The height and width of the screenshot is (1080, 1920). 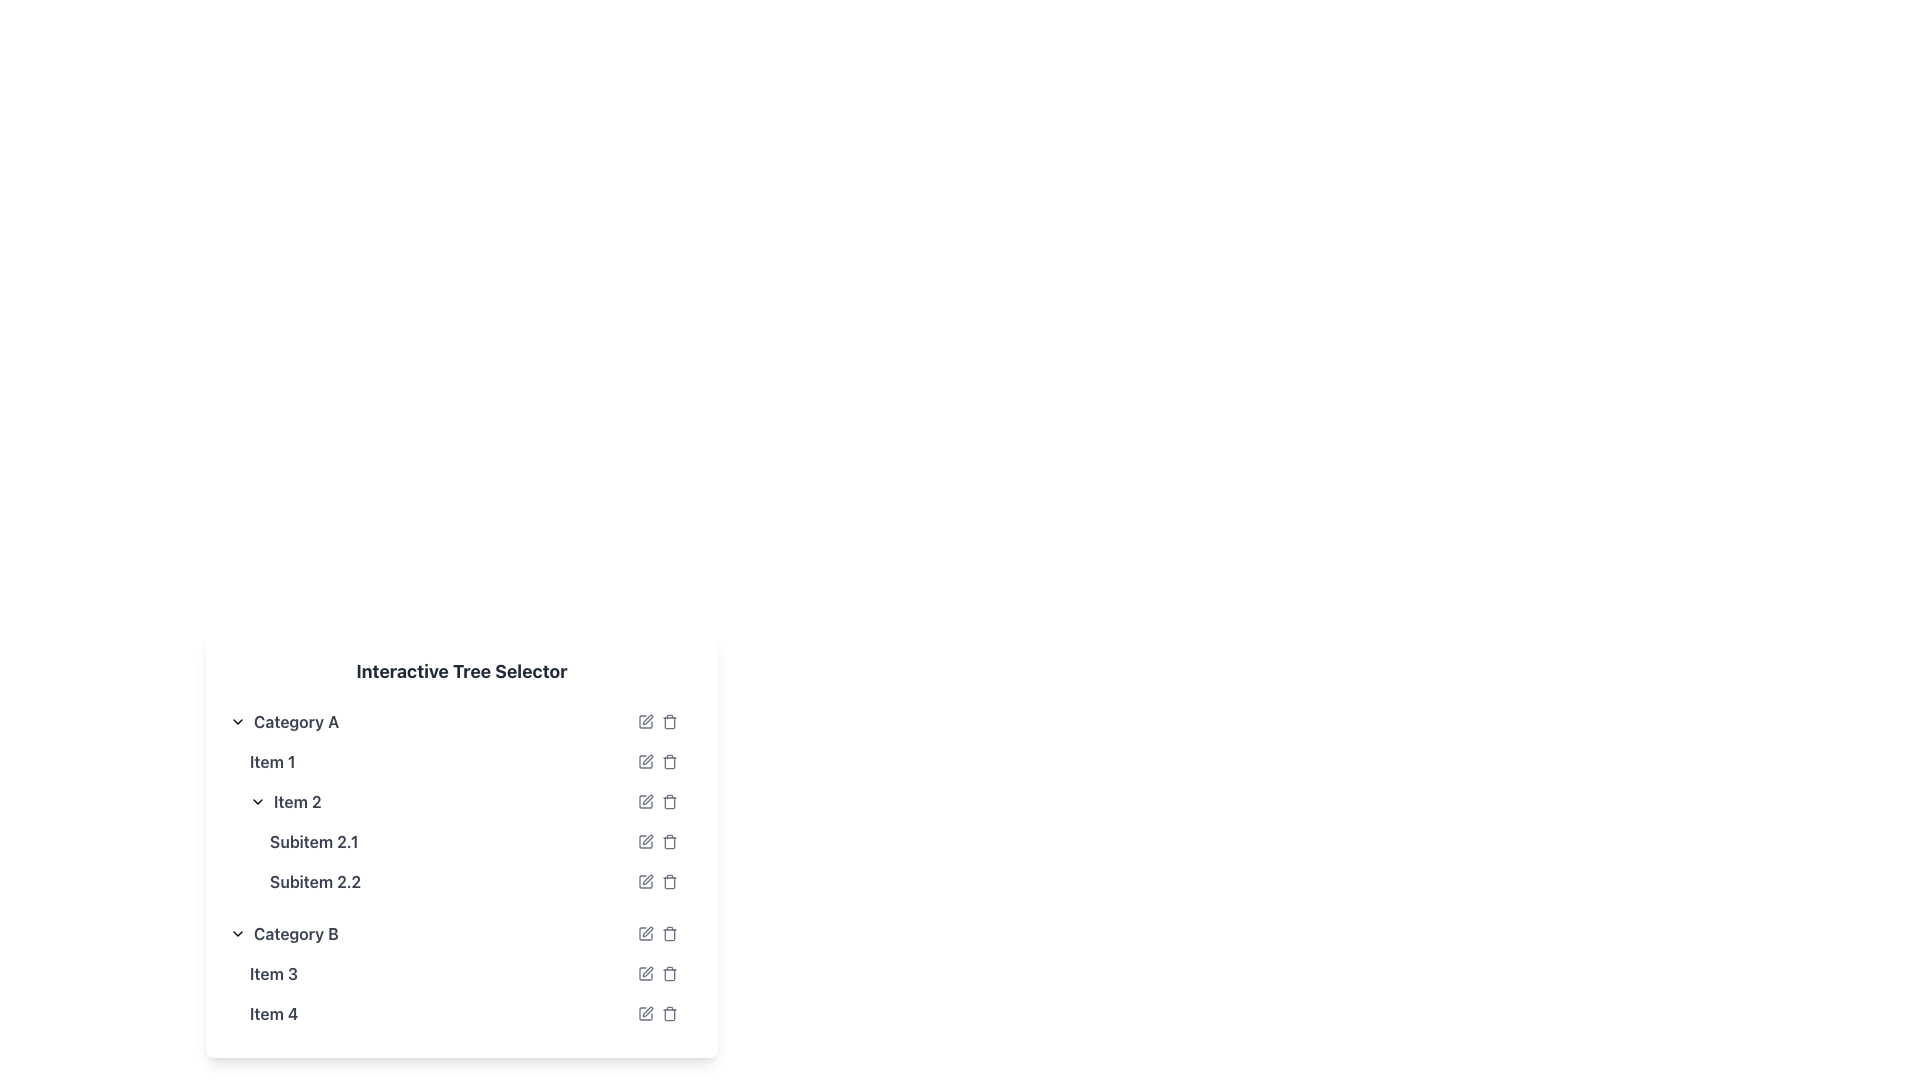 I want to click on the editing tool icon, which resembles a pen and square design, located to the right of the 'Item 4' label in the 'Interactive Tree Selector' list, so click(x=646, y=1014).